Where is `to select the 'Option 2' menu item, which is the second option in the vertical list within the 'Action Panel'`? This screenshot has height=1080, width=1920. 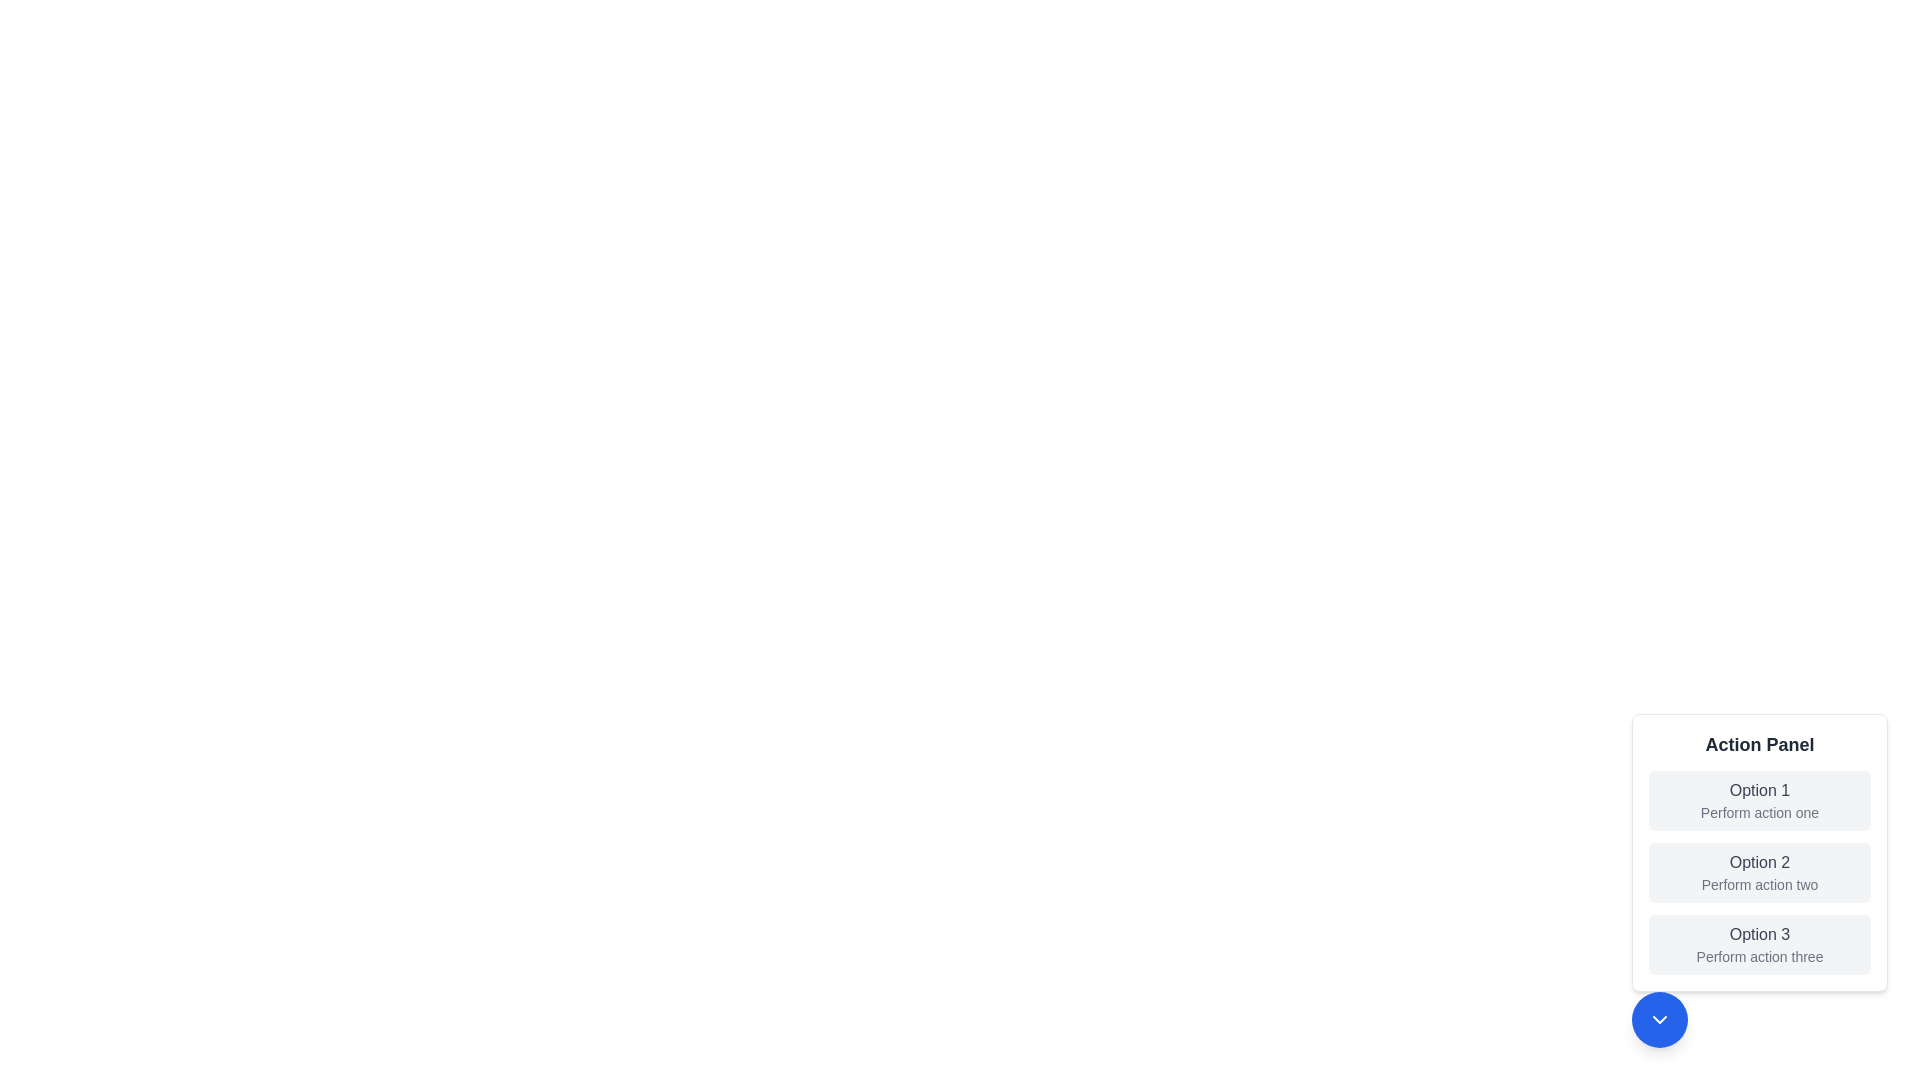 to select the 'Option 2' menu item, which is the second option in the vertical list within the 'Action Panel' is located at coordinates (1760, 871).